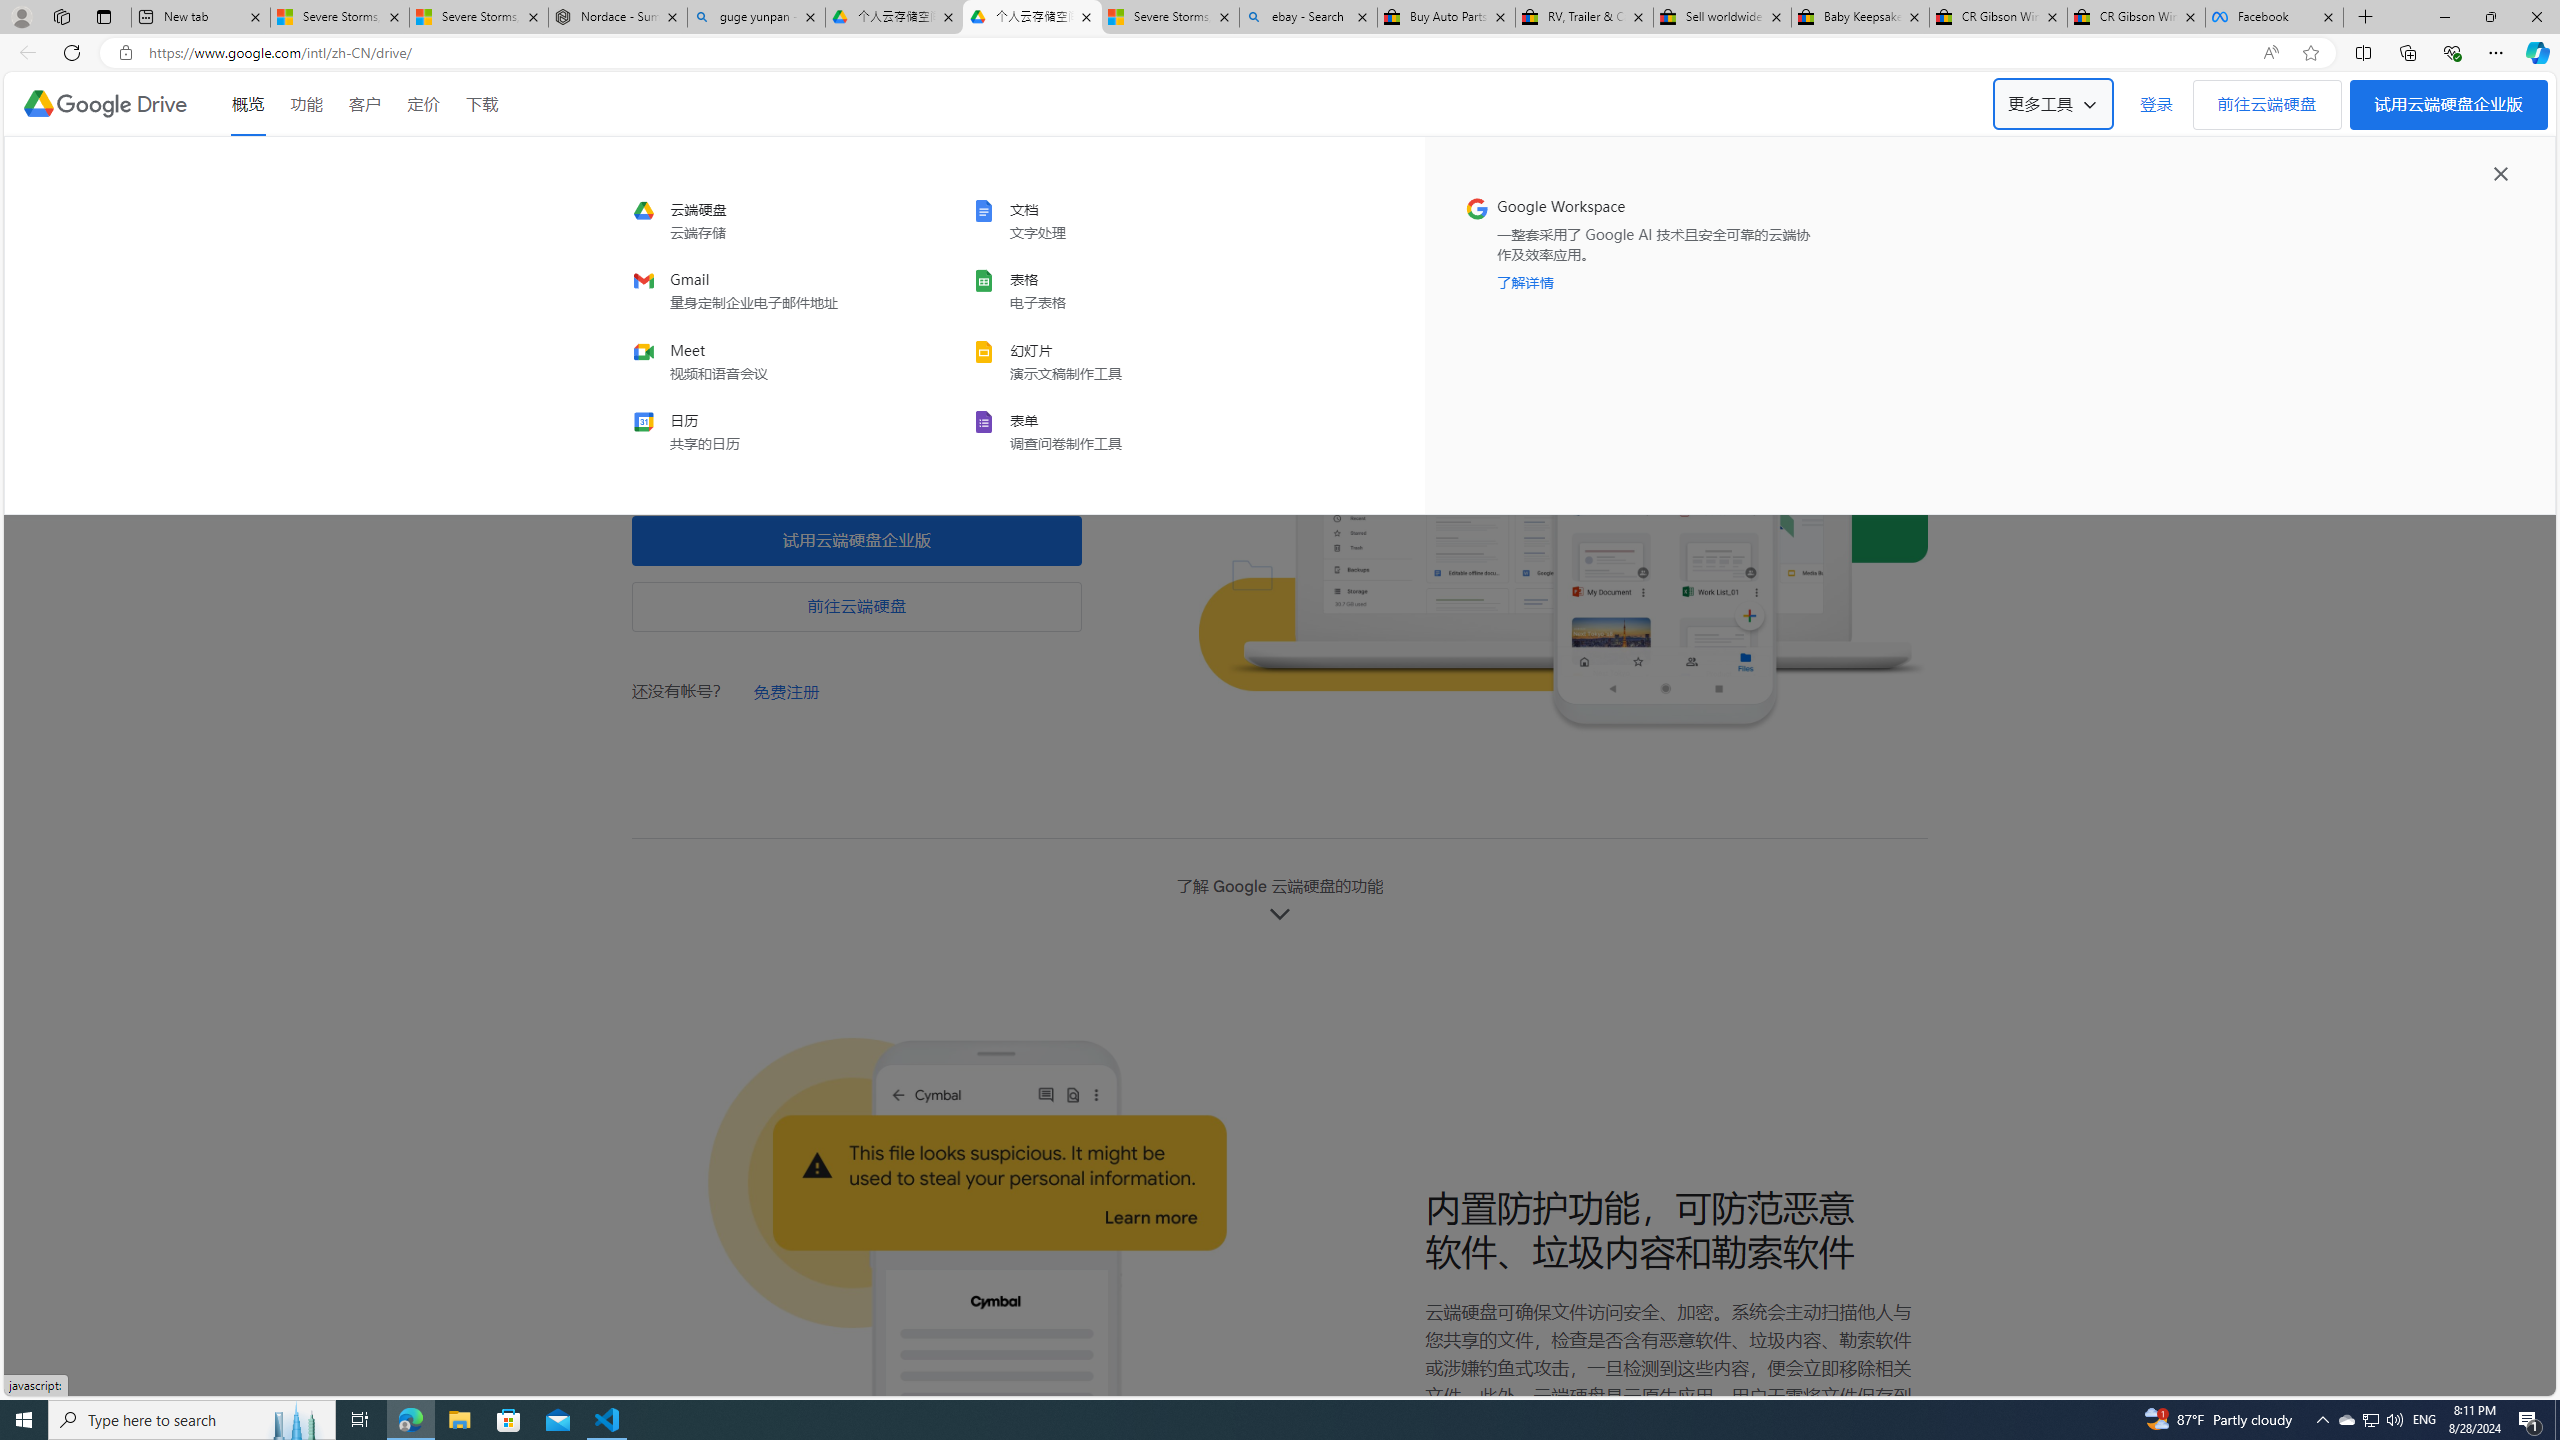 The image size is (2560, 1440). Describe the element at coordinates (1104, 221) in the screenshot. I see `'docs'` at that location.